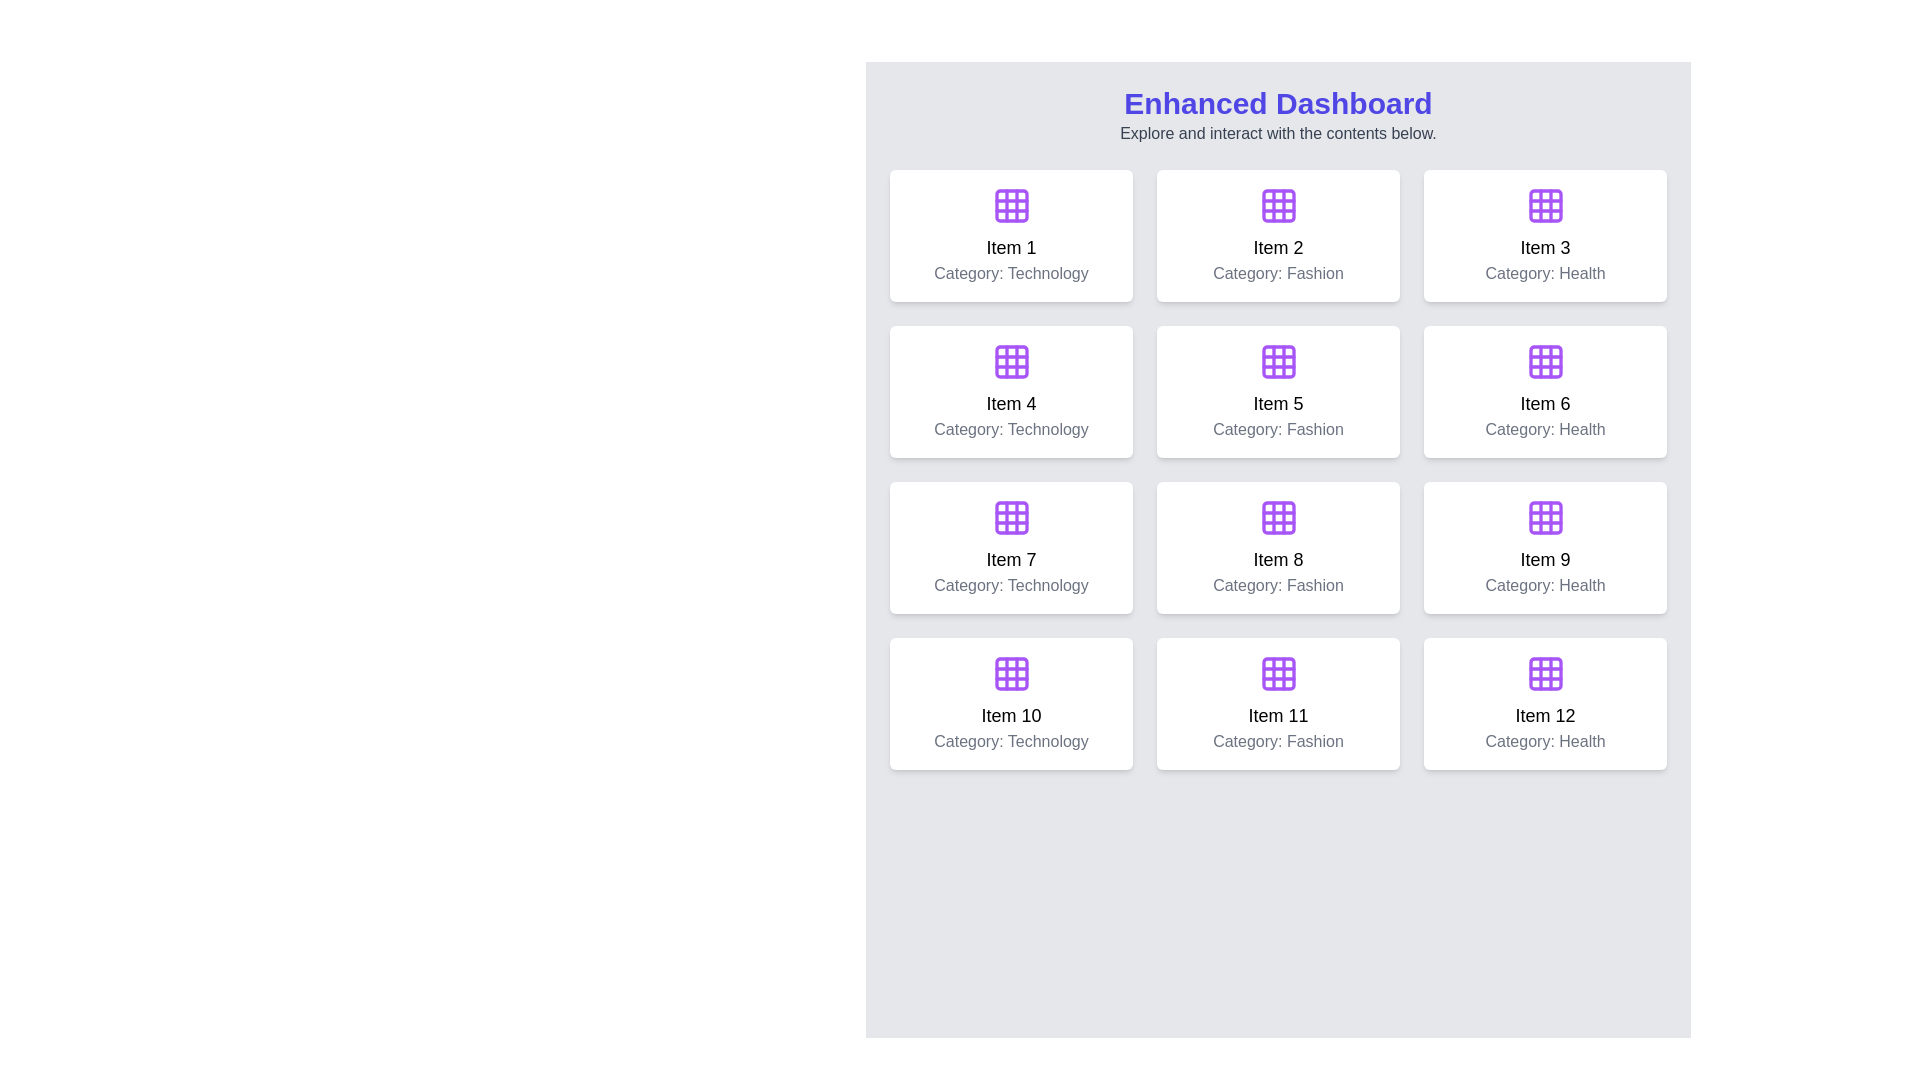 Image resolution: width=1920 pixels, height=1080 pixels. Describe the element at coordinates (1277, 104) in the screenshot. I see `the heading text element at the top of the dashboard page, which serves as a title and is centered horizontally` at that location.